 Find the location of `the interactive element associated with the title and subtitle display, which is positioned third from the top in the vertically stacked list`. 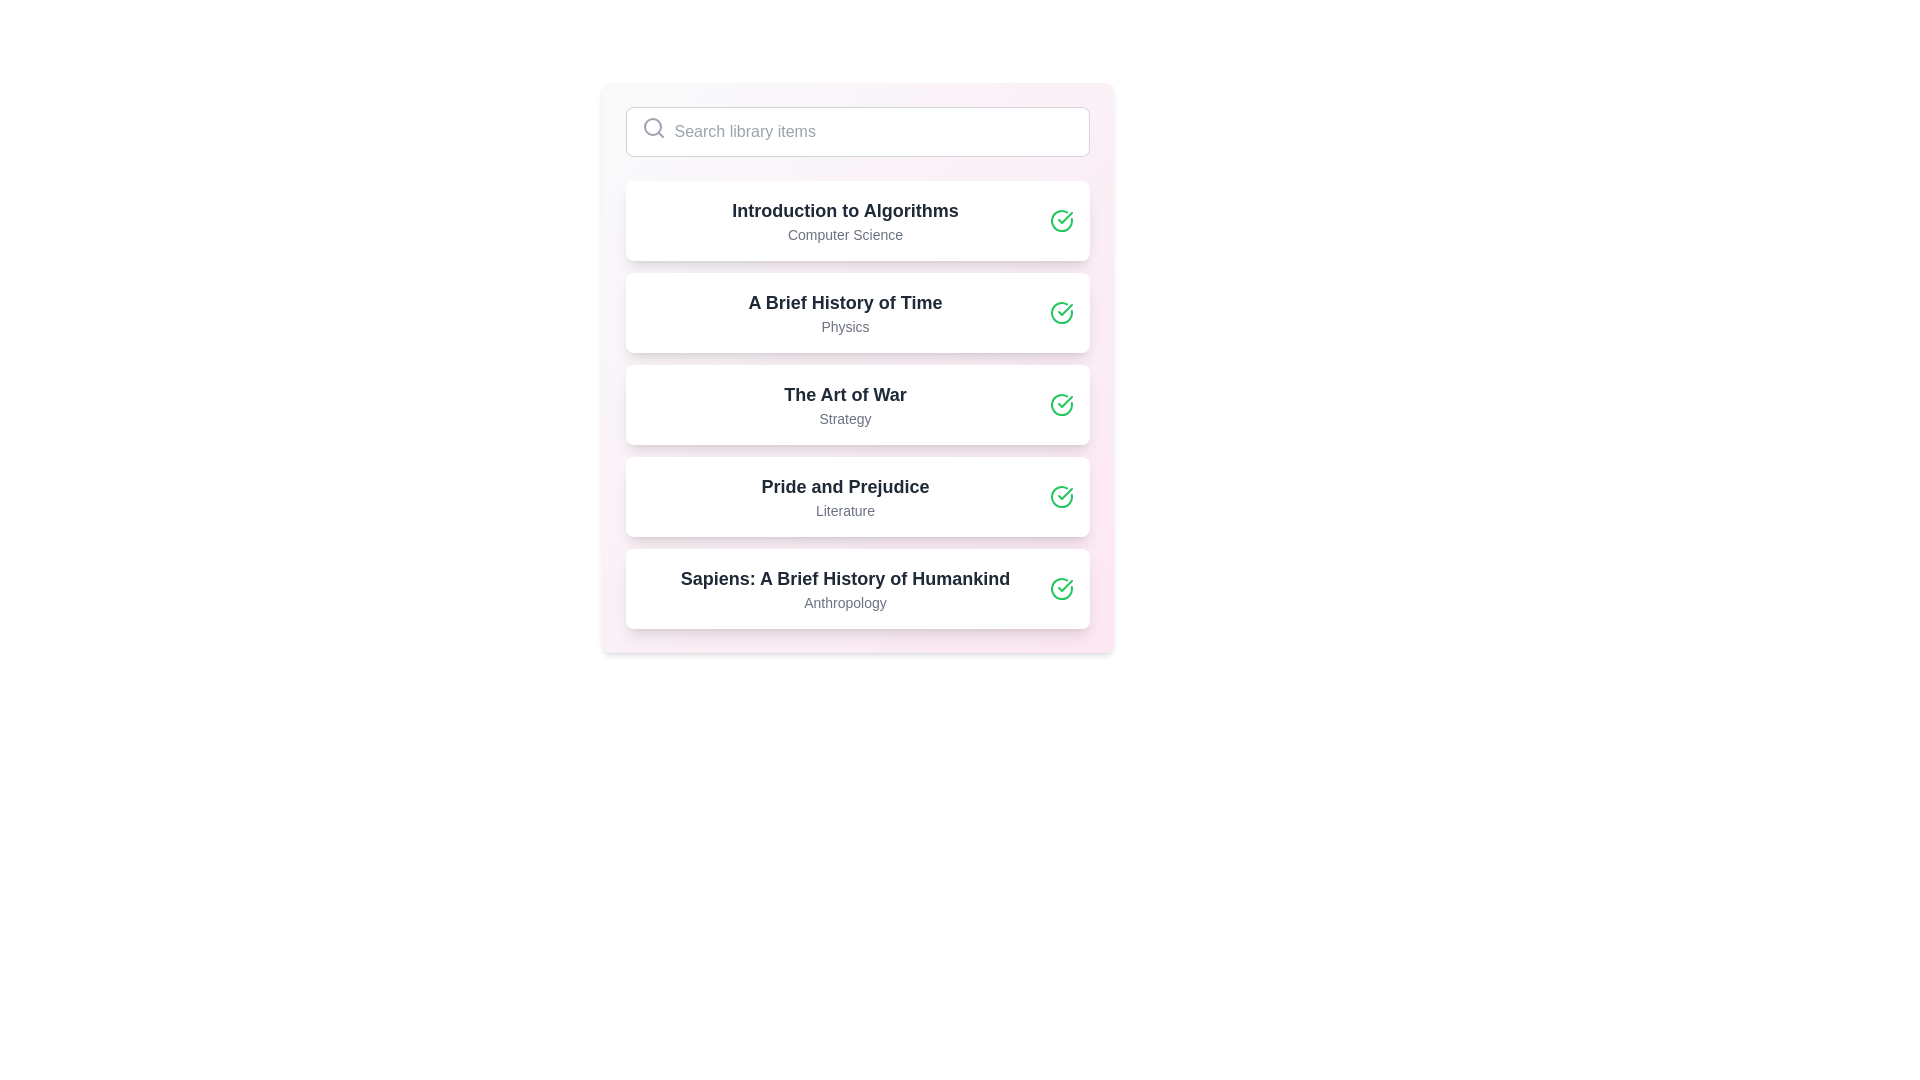

the interactive element associated with the title and subtitle display, which is positioned third from the top in the vertically stacked list is located at coordinates (845, 405).